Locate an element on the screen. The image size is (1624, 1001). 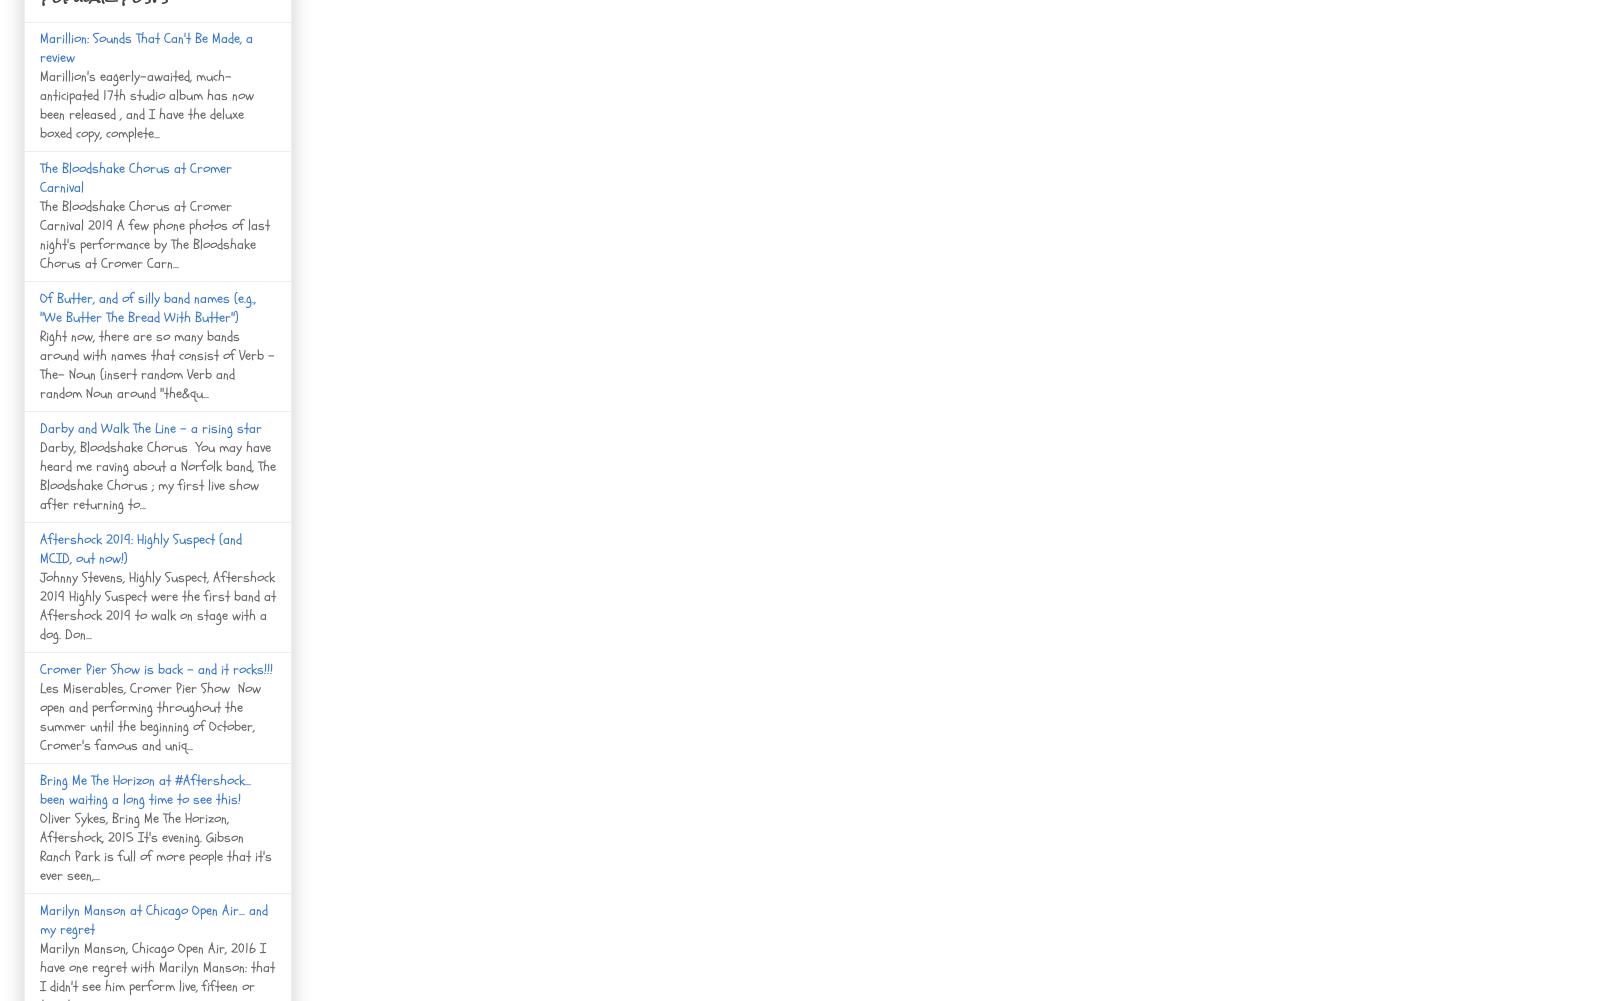
'Les Miserables, Cromer Pier Show  Now open and performing throughout the summer until the beginning of October, Cromer's famous and uniq...' is located at coordinates (150, 716).